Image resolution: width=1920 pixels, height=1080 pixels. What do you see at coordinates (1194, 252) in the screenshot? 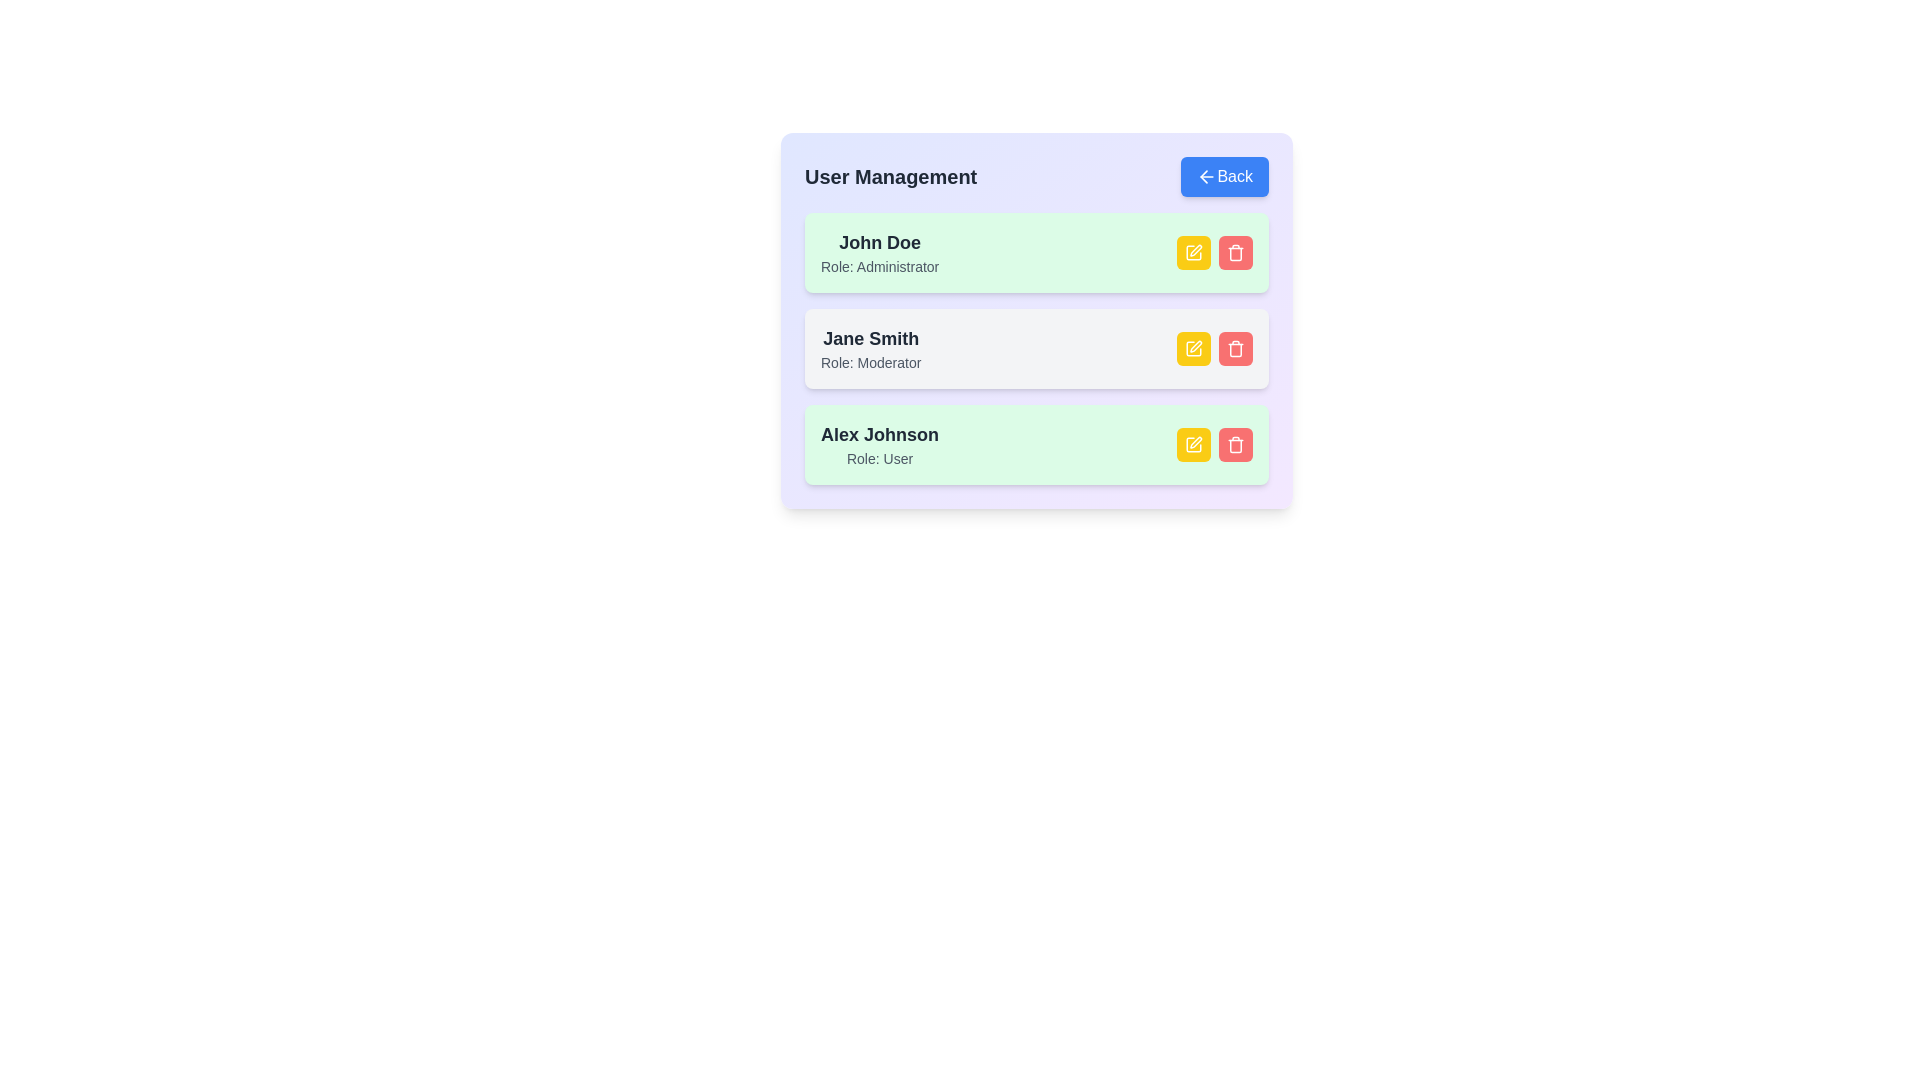
I see `edit button for the user identified by John Doe` at bounding box center [1194, 252].